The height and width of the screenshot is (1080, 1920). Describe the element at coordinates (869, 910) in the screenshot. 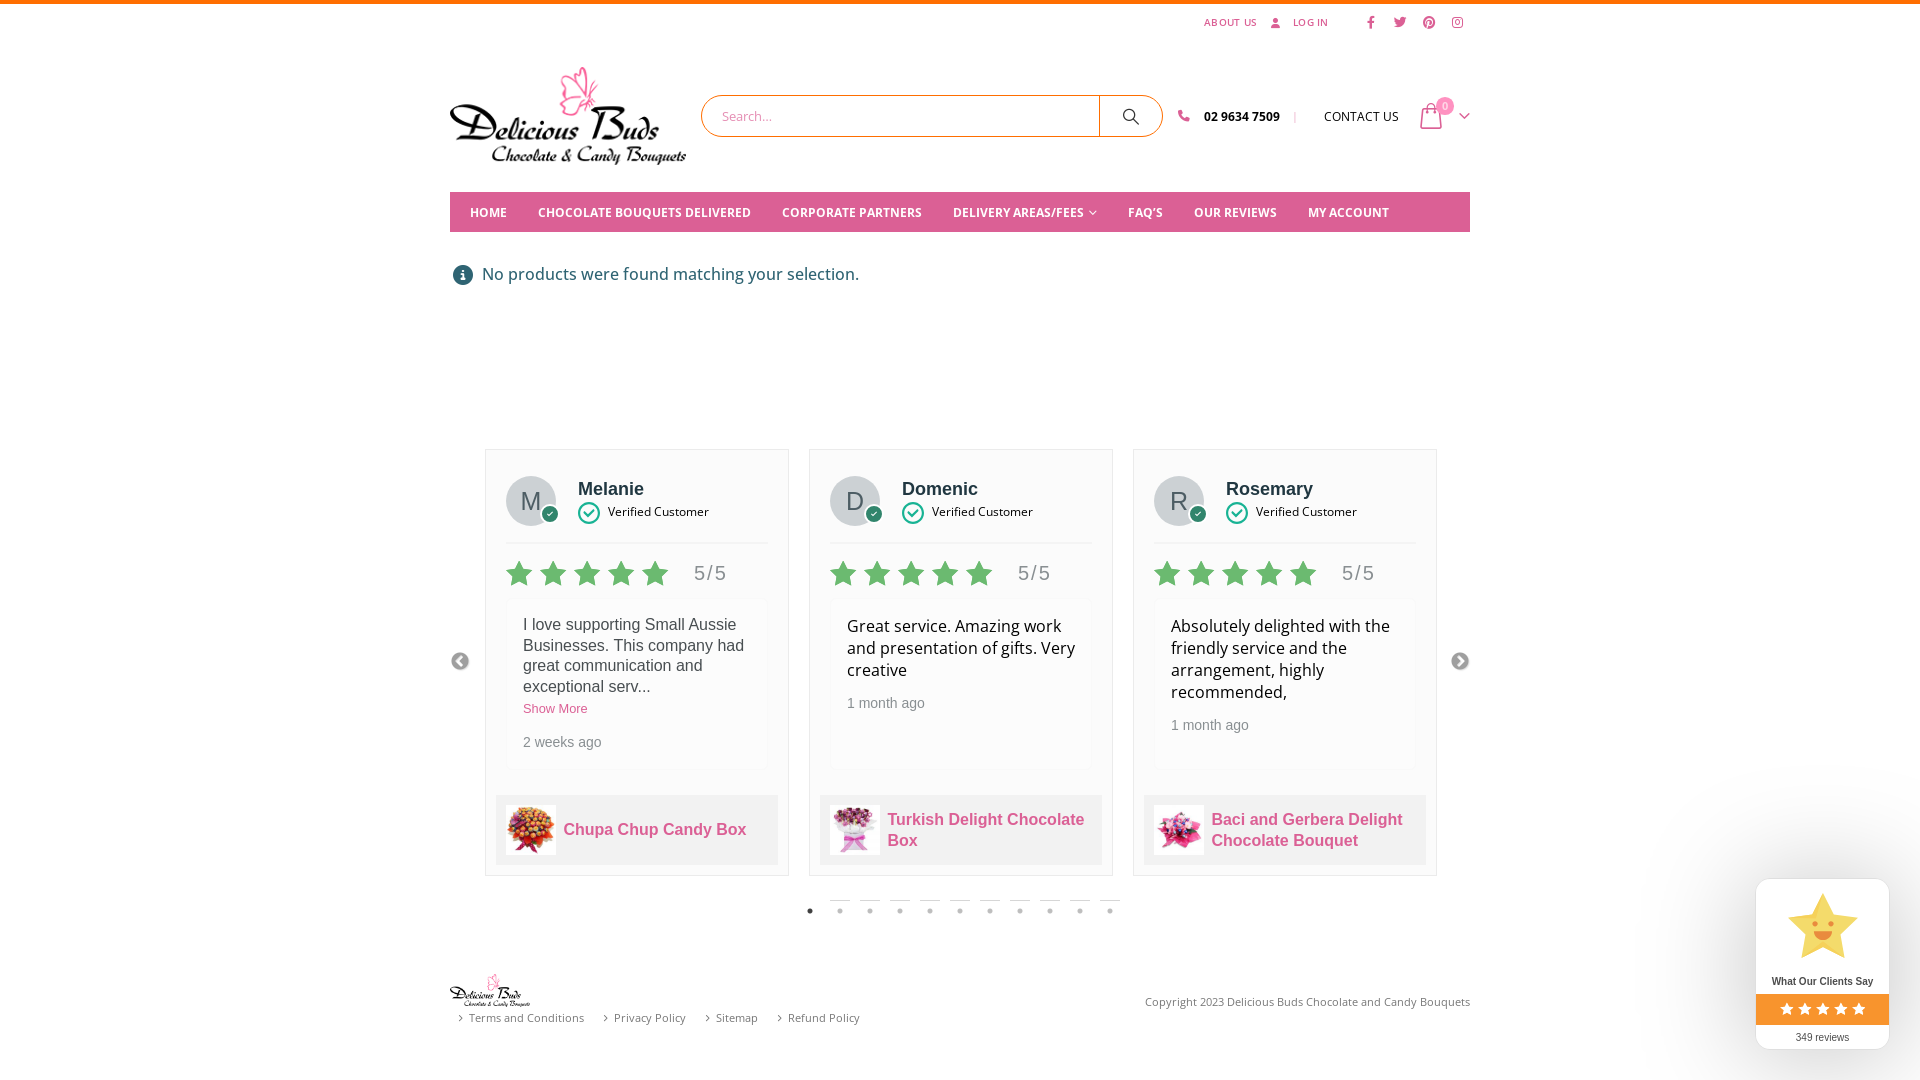

I see `'3'` at that location.